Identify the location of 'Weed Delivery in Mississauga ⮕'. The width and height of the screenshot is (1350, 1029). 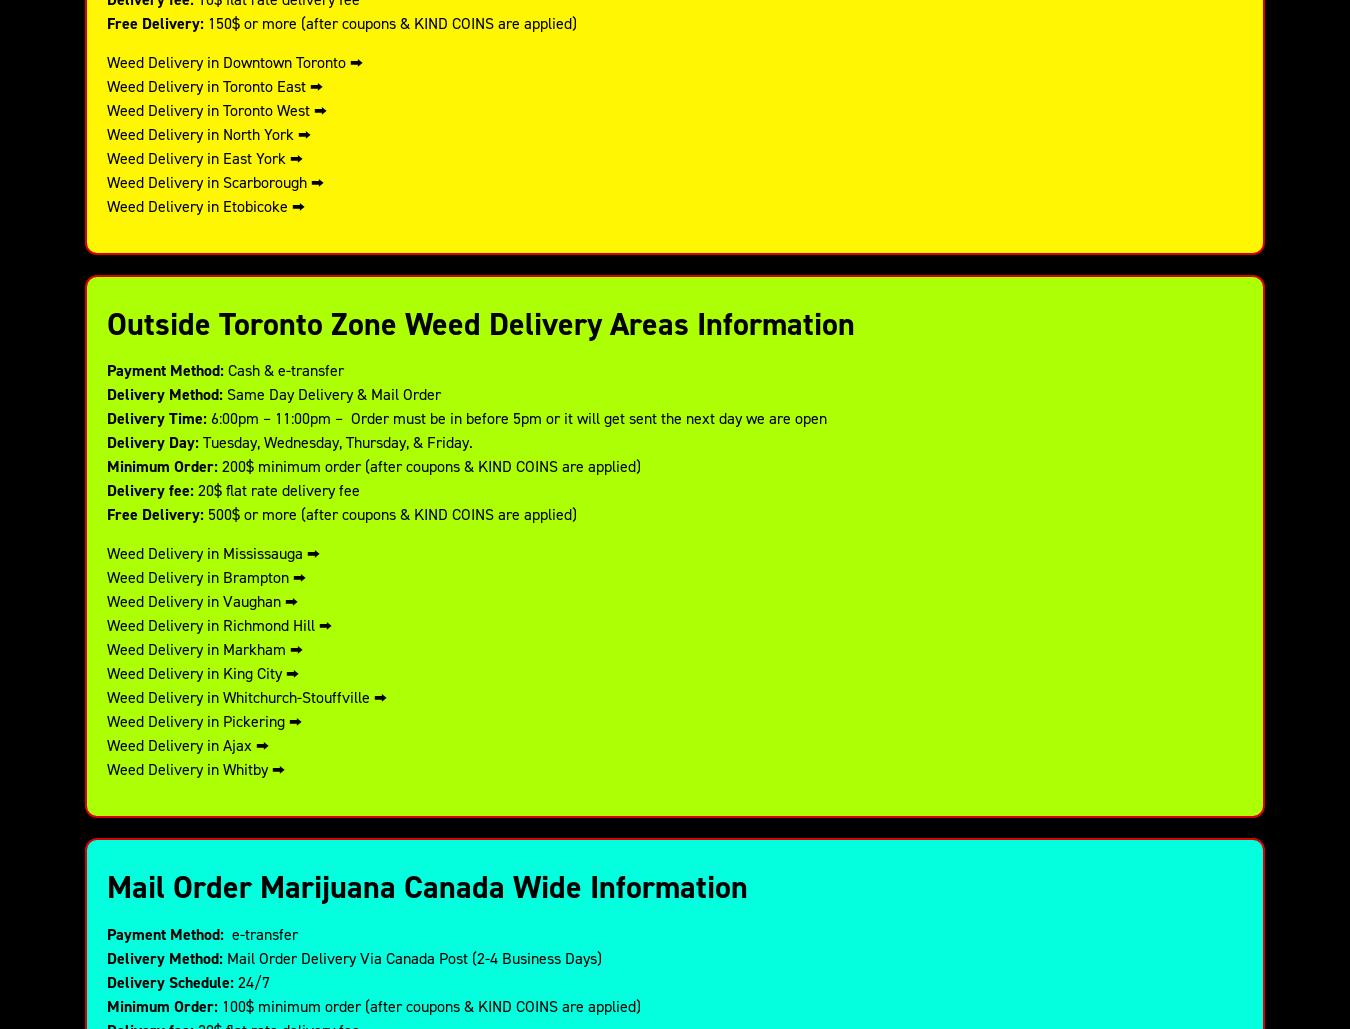
(106, 551).